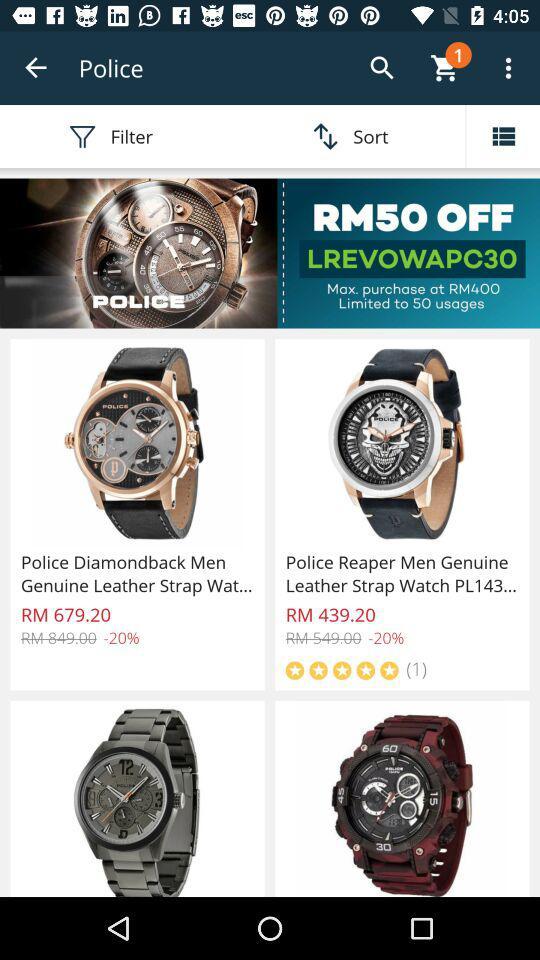 The height and width of the screenshot is (960, 540). Describe the element at coordinates (36, 68) in the screenshot. I see `the icon to the left of police icon` at that location.